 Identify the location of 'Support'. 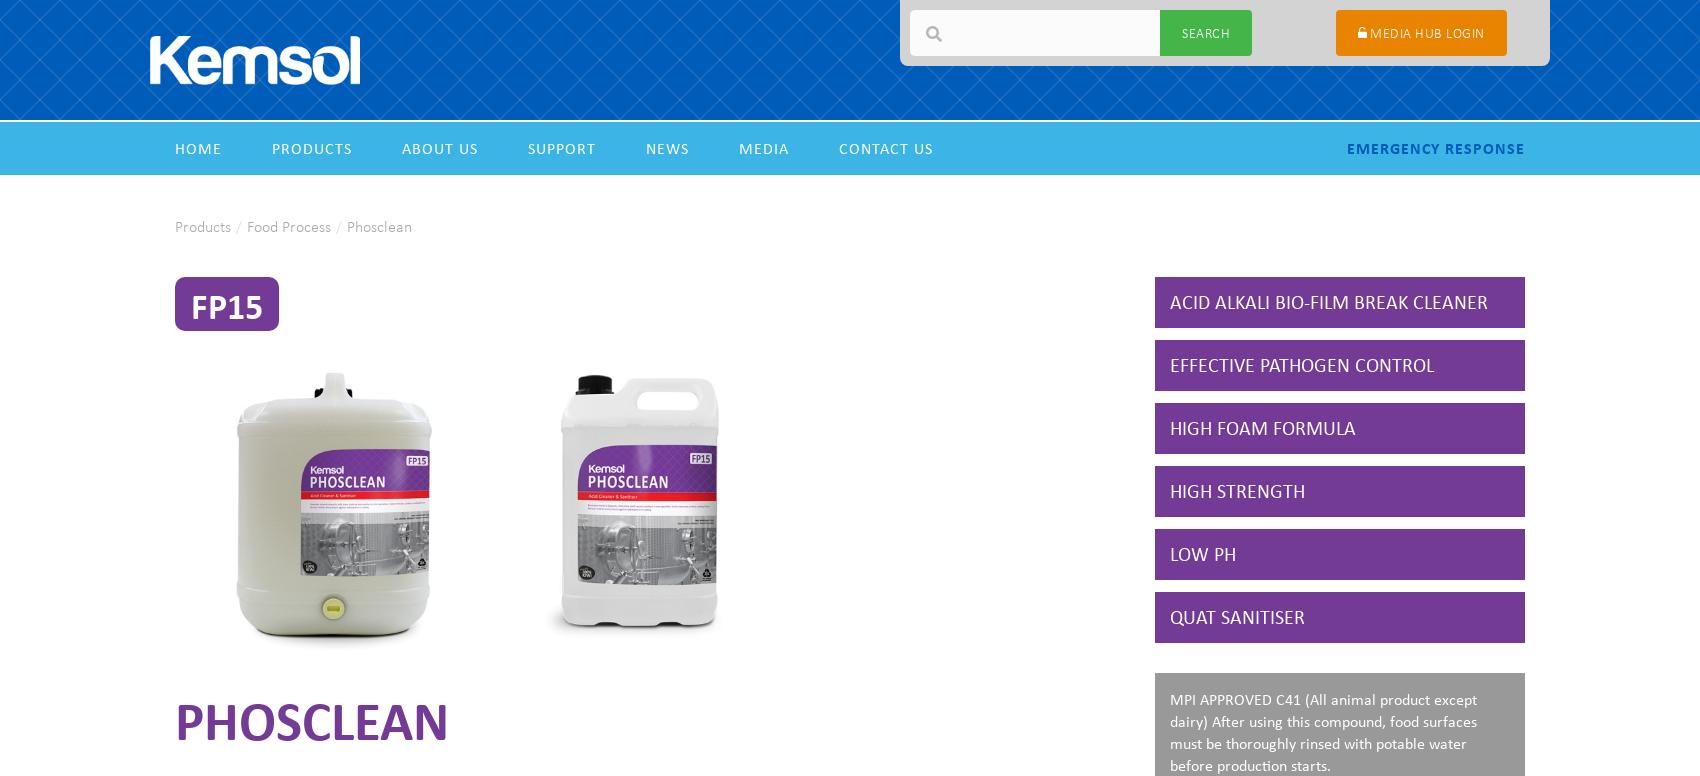
(561, 146).